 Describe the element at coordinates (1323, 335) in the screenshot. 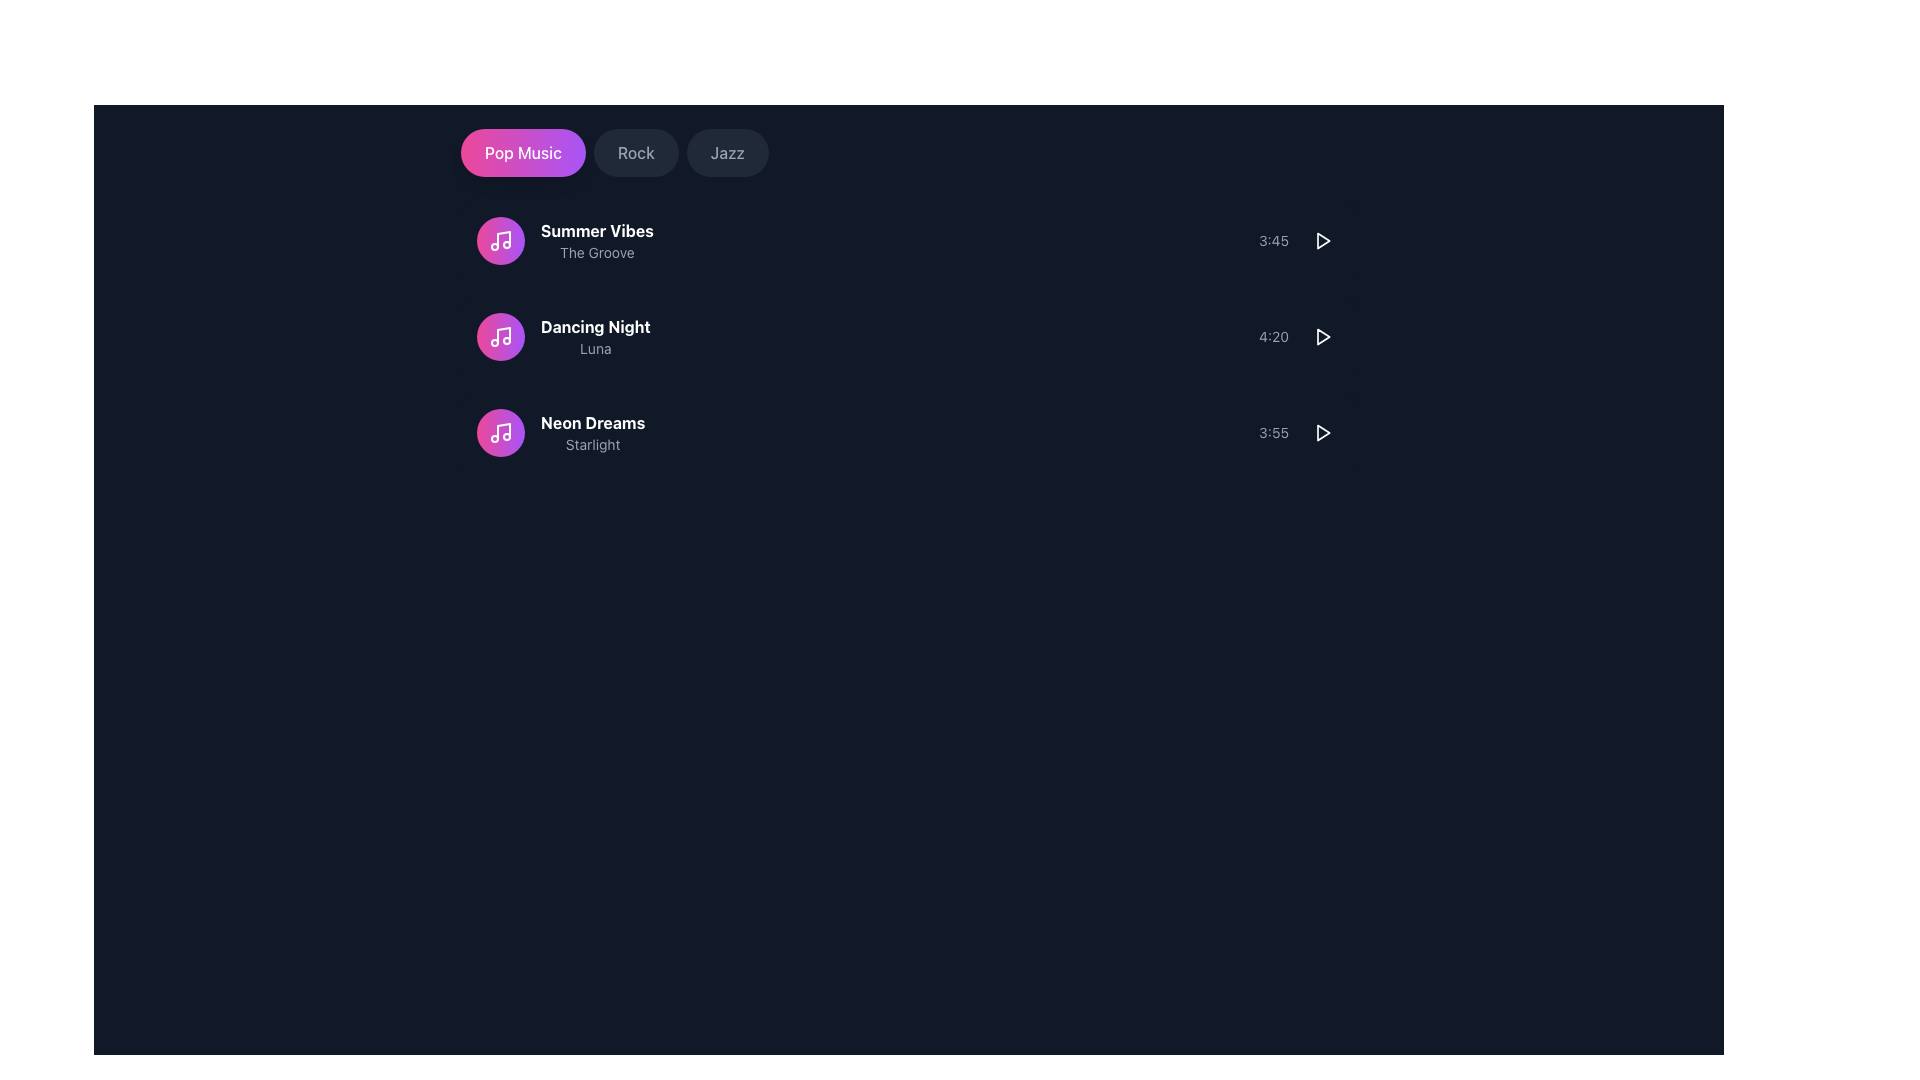

I see `the play button located in the middle of a column of controls on the right section of the interface to initiate playback` at that location.